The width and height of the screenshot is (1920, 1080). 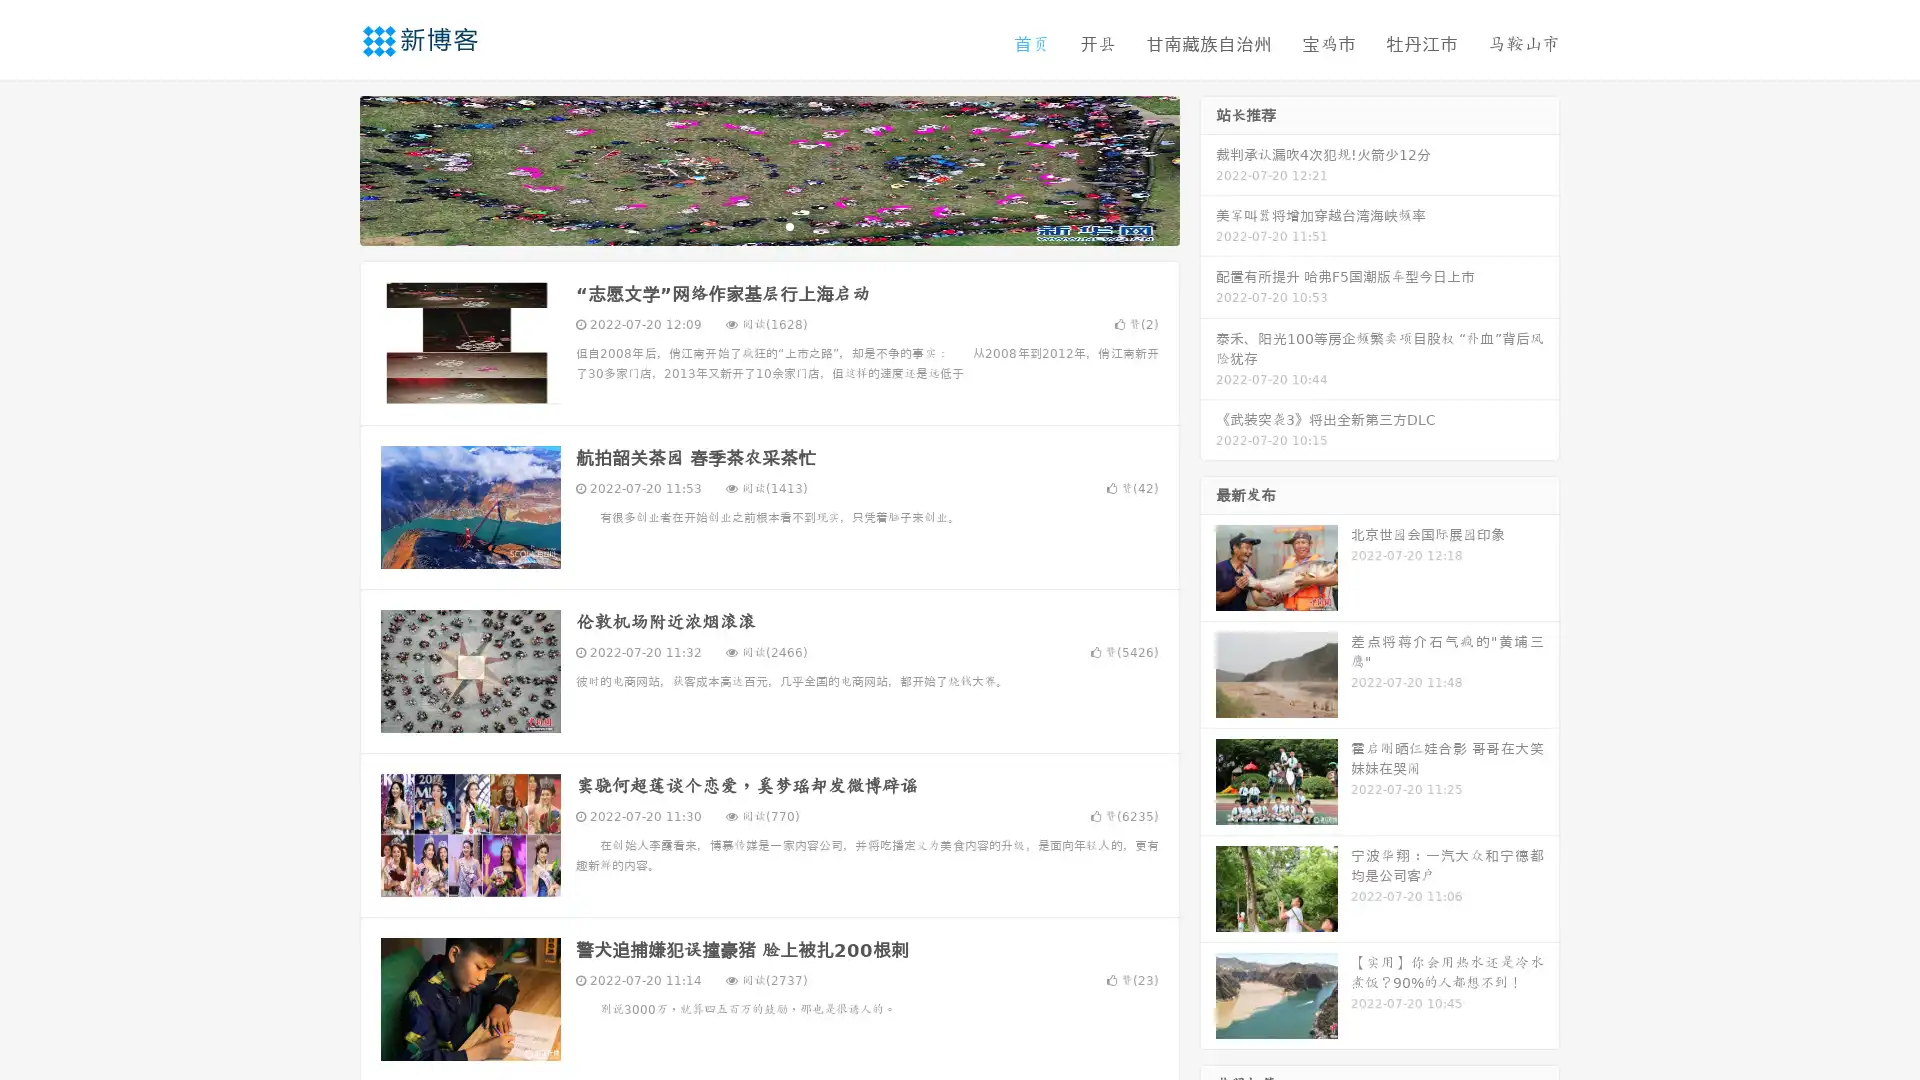 I want to click on Next slide, so click(x=1208, y=168).